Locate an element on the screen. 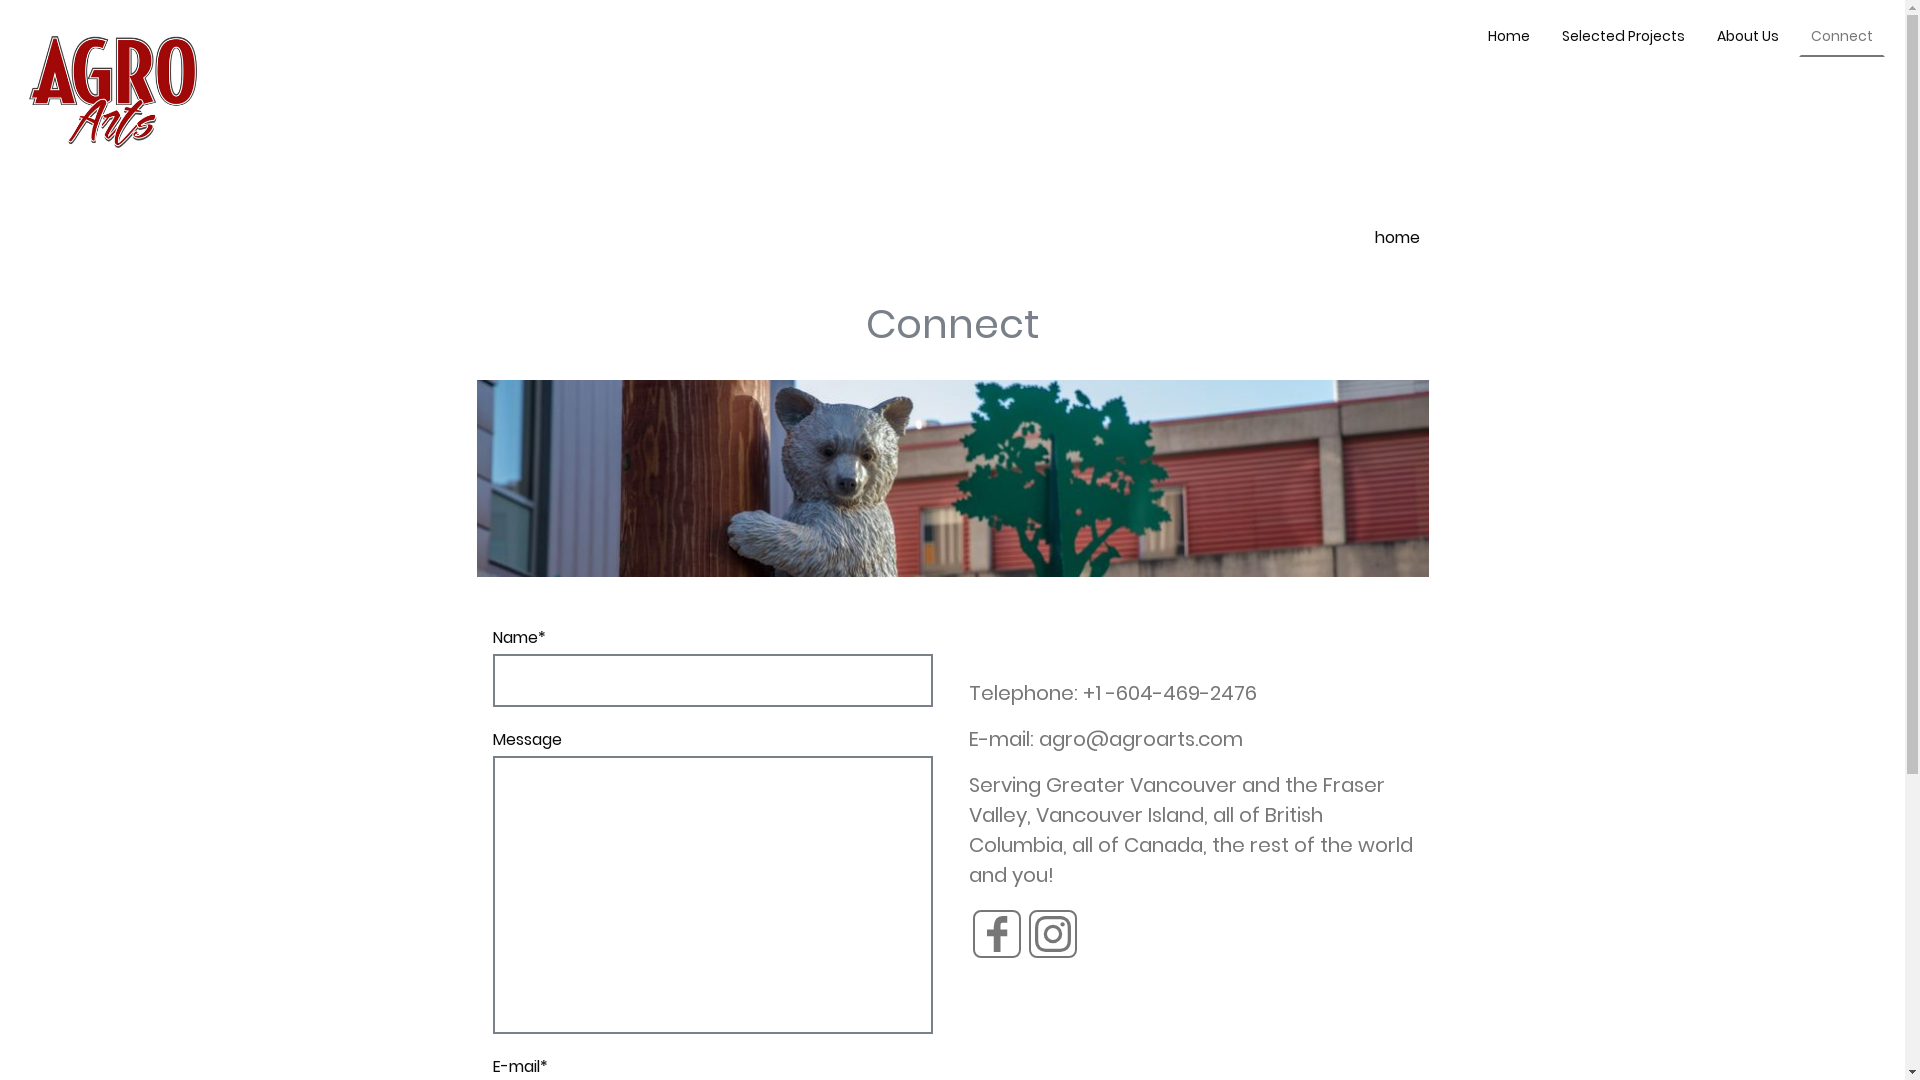 This screenshot has height=1080, width=1920. 'Home' is located at coordinates (1508, 36).